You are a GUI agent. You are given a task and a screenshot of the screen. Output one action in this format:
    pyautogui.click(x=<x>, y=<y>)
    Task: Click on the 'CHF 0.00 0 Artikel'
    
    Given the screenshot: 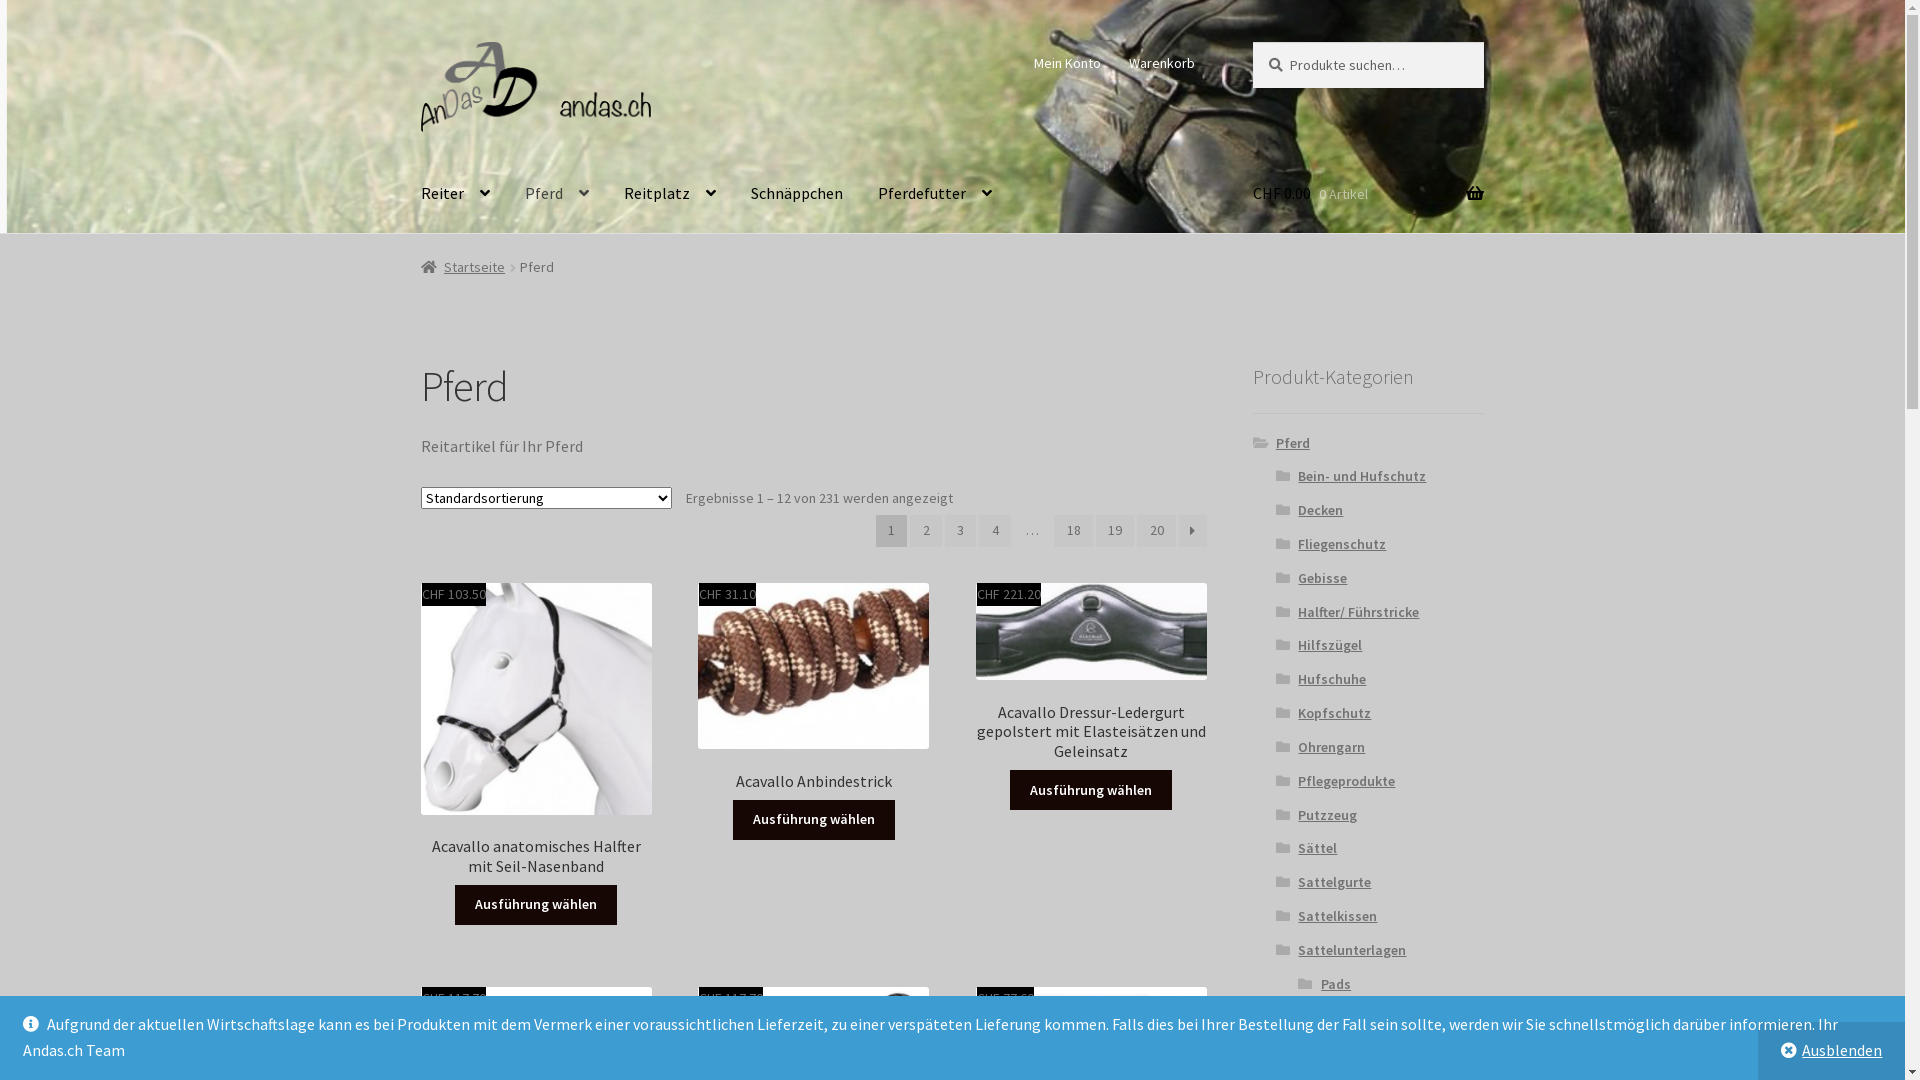 What is the action you would take?
    pyautogui.click(x=1367, y=193)
    